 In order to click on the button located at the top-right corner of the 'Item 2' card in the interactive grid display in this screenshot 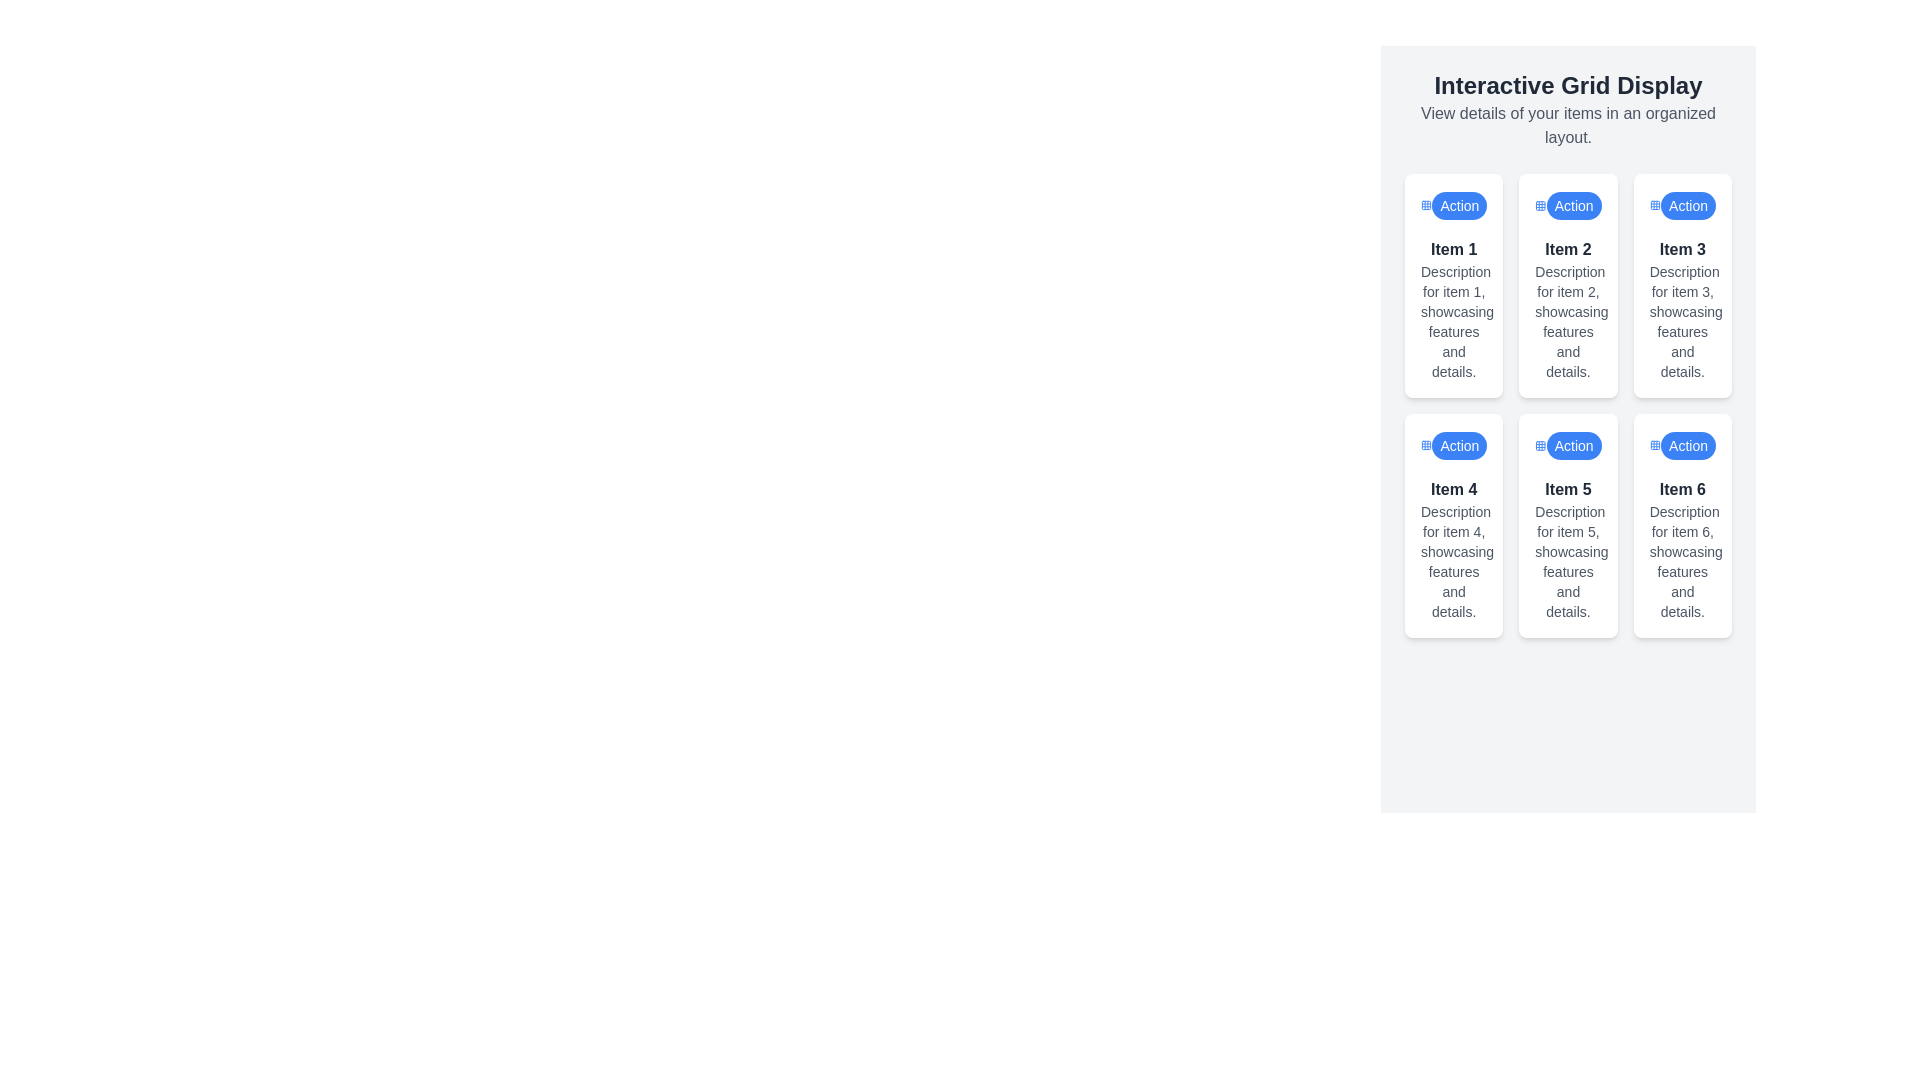, I will do `click(1567, 205)`.